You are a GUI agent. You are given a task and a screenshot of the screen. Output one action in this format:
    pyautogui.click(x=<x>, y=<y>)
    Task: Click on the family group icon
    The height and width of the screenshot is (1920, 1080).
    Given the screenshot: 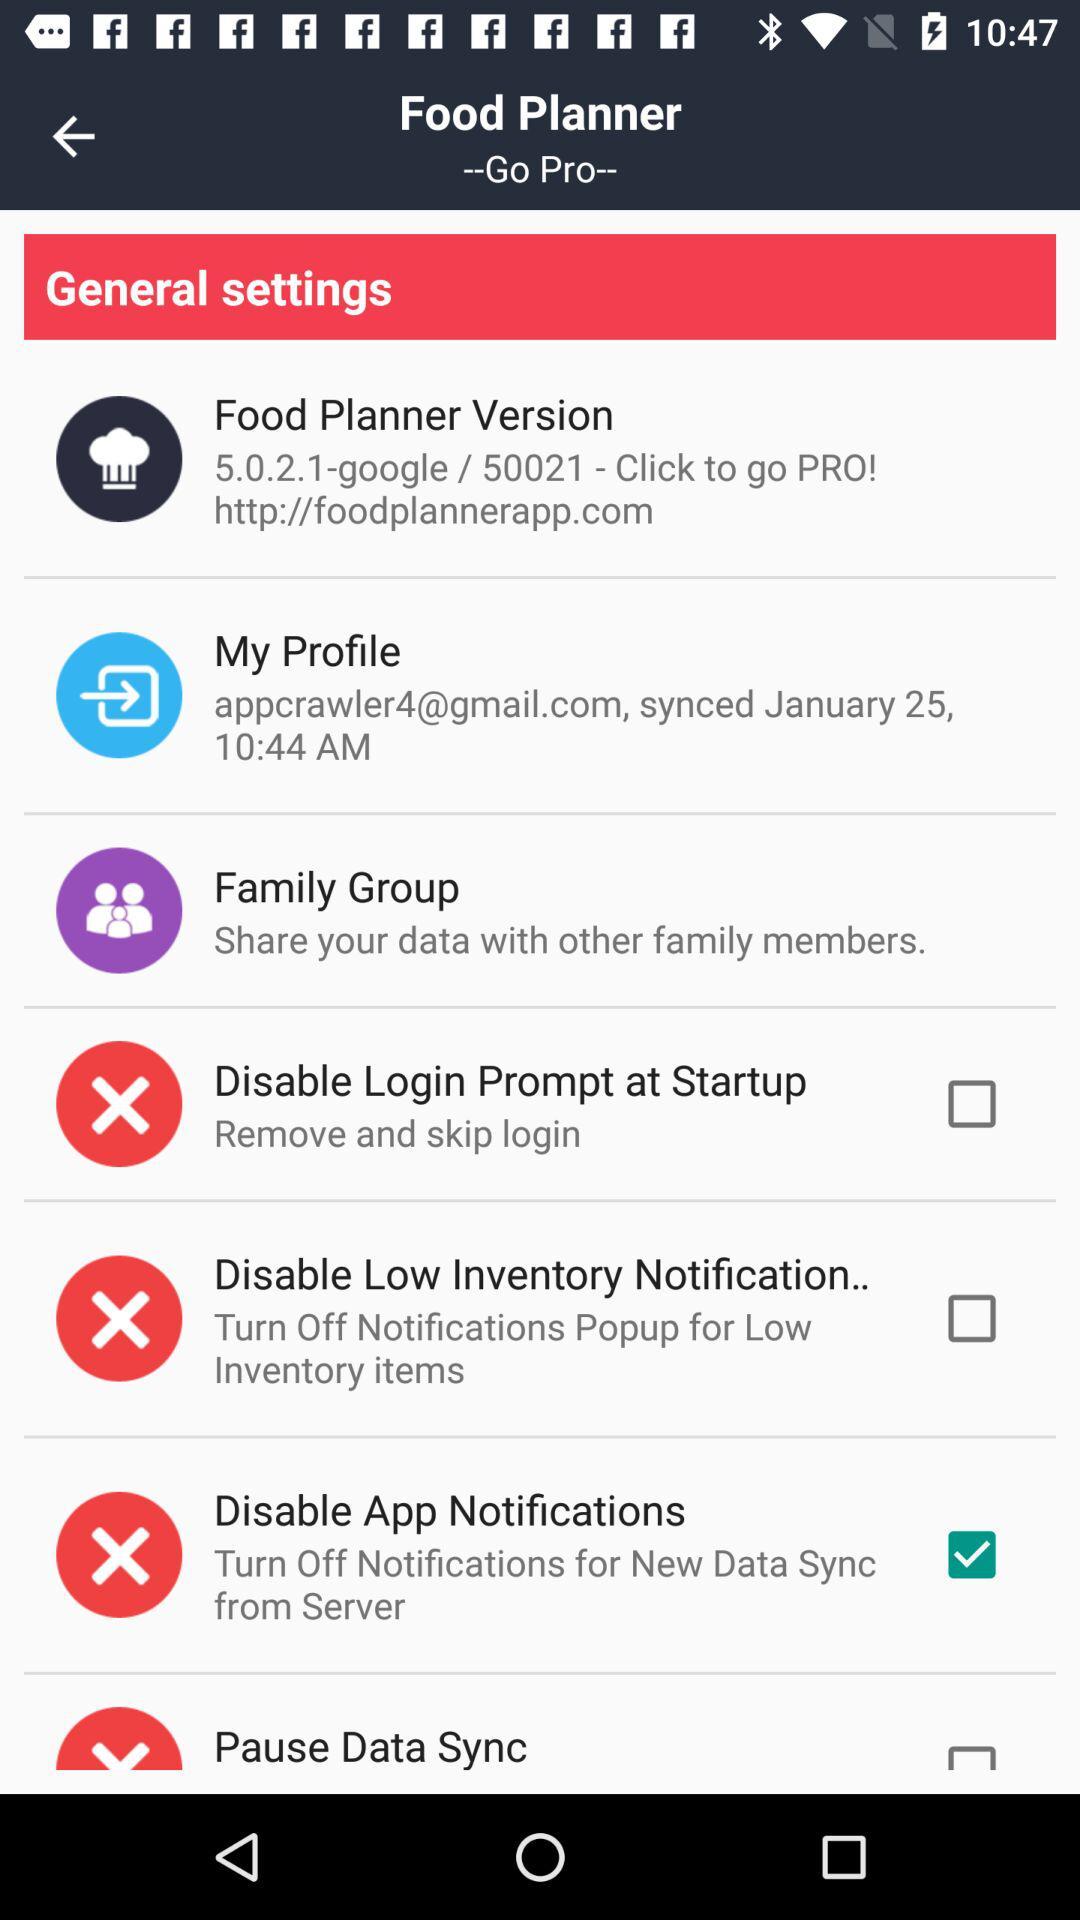 What is the action you would take?
    pyautogui.click(x=335, y=884)
    